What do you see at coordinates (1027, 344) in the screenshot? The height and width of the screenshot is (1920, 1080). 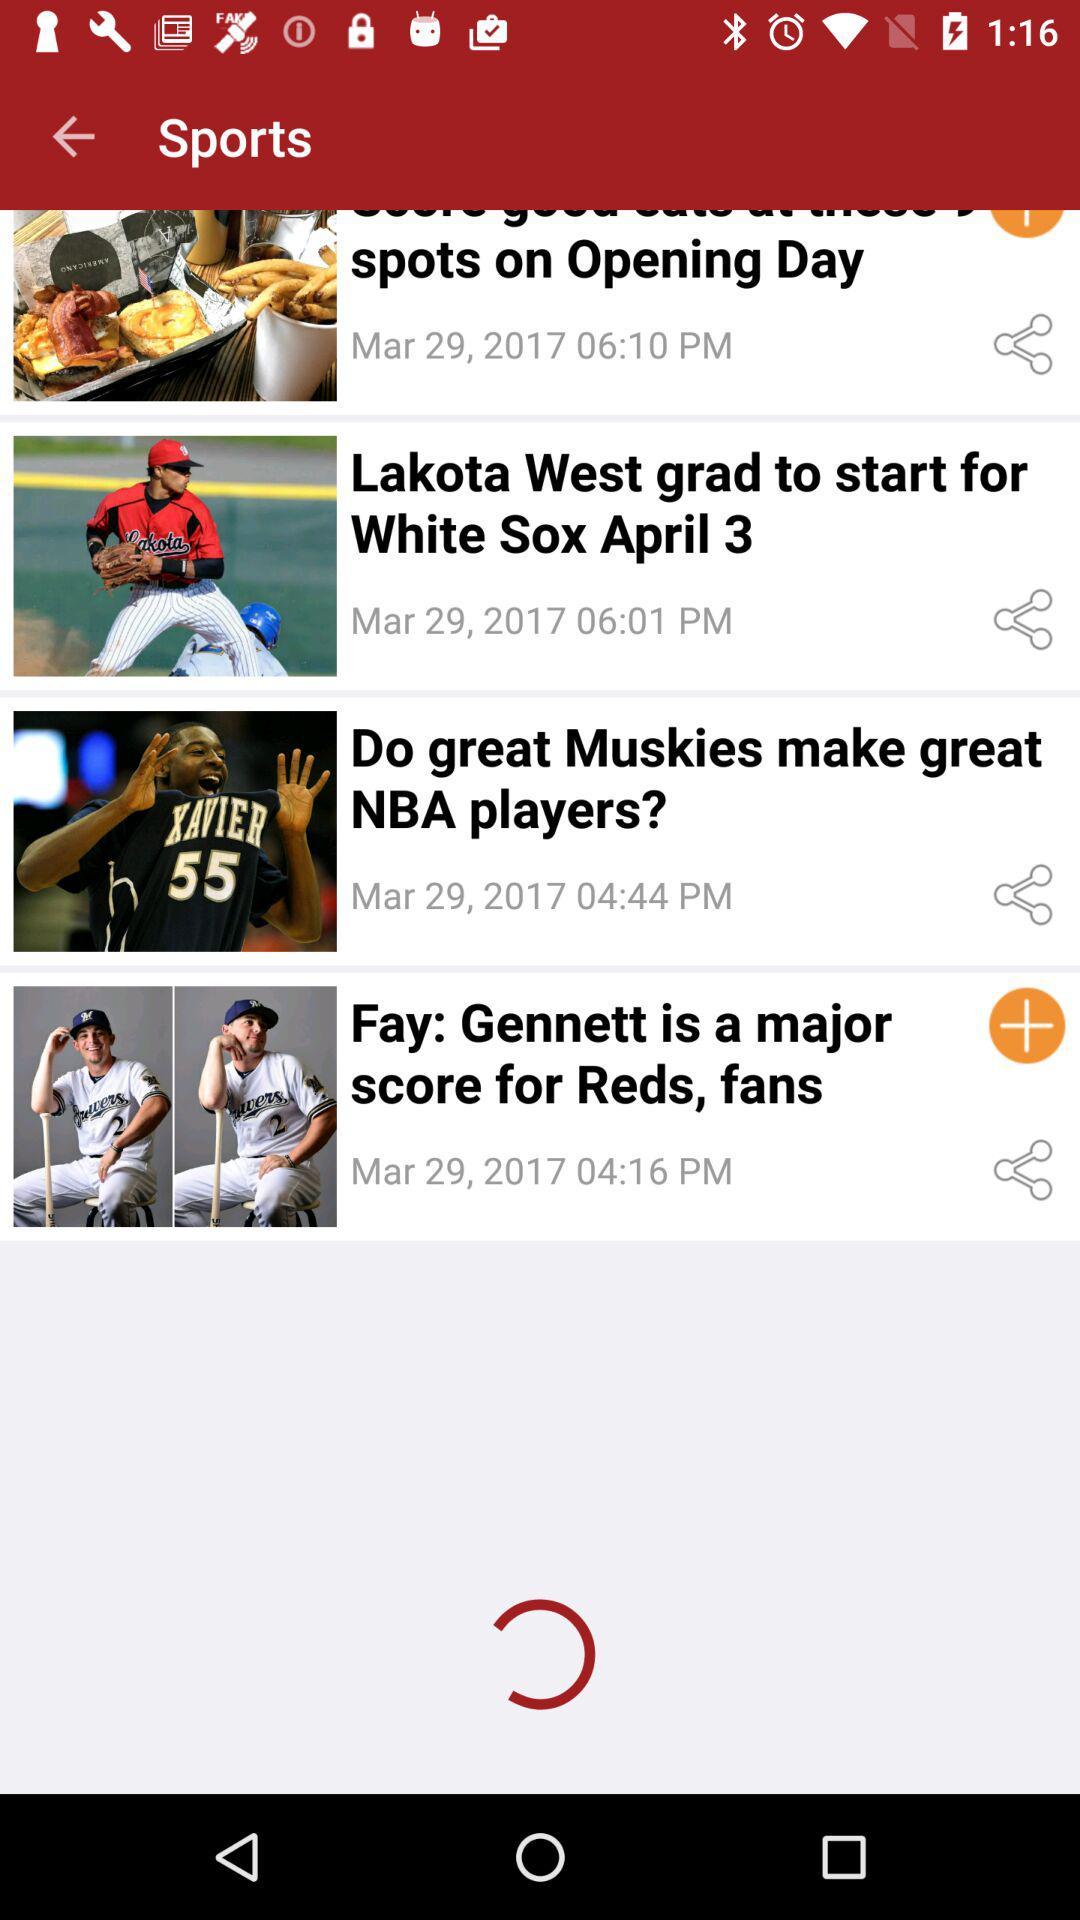 I see `shares the article` at bounding box center [1027, 344].